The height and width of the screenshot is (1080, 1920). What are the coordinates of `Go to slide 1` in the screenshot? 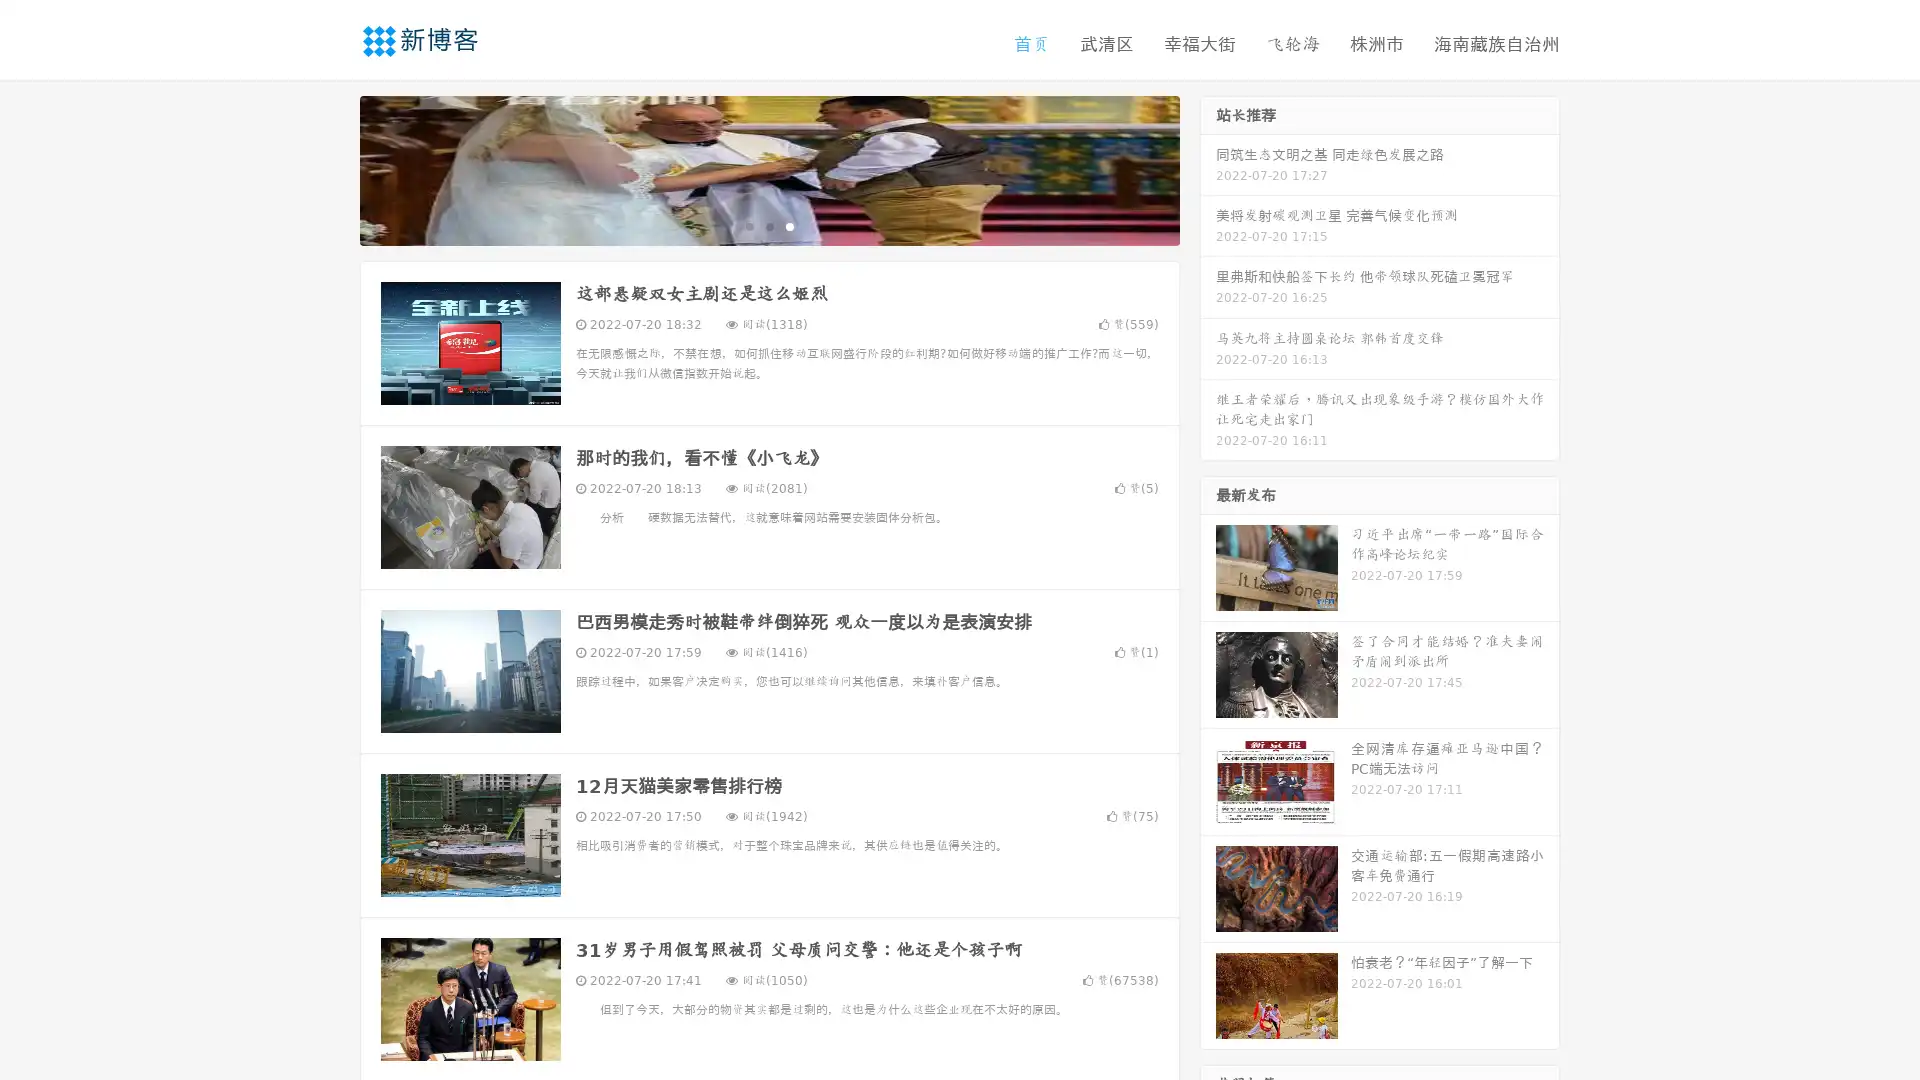 It's located at (748, 225).